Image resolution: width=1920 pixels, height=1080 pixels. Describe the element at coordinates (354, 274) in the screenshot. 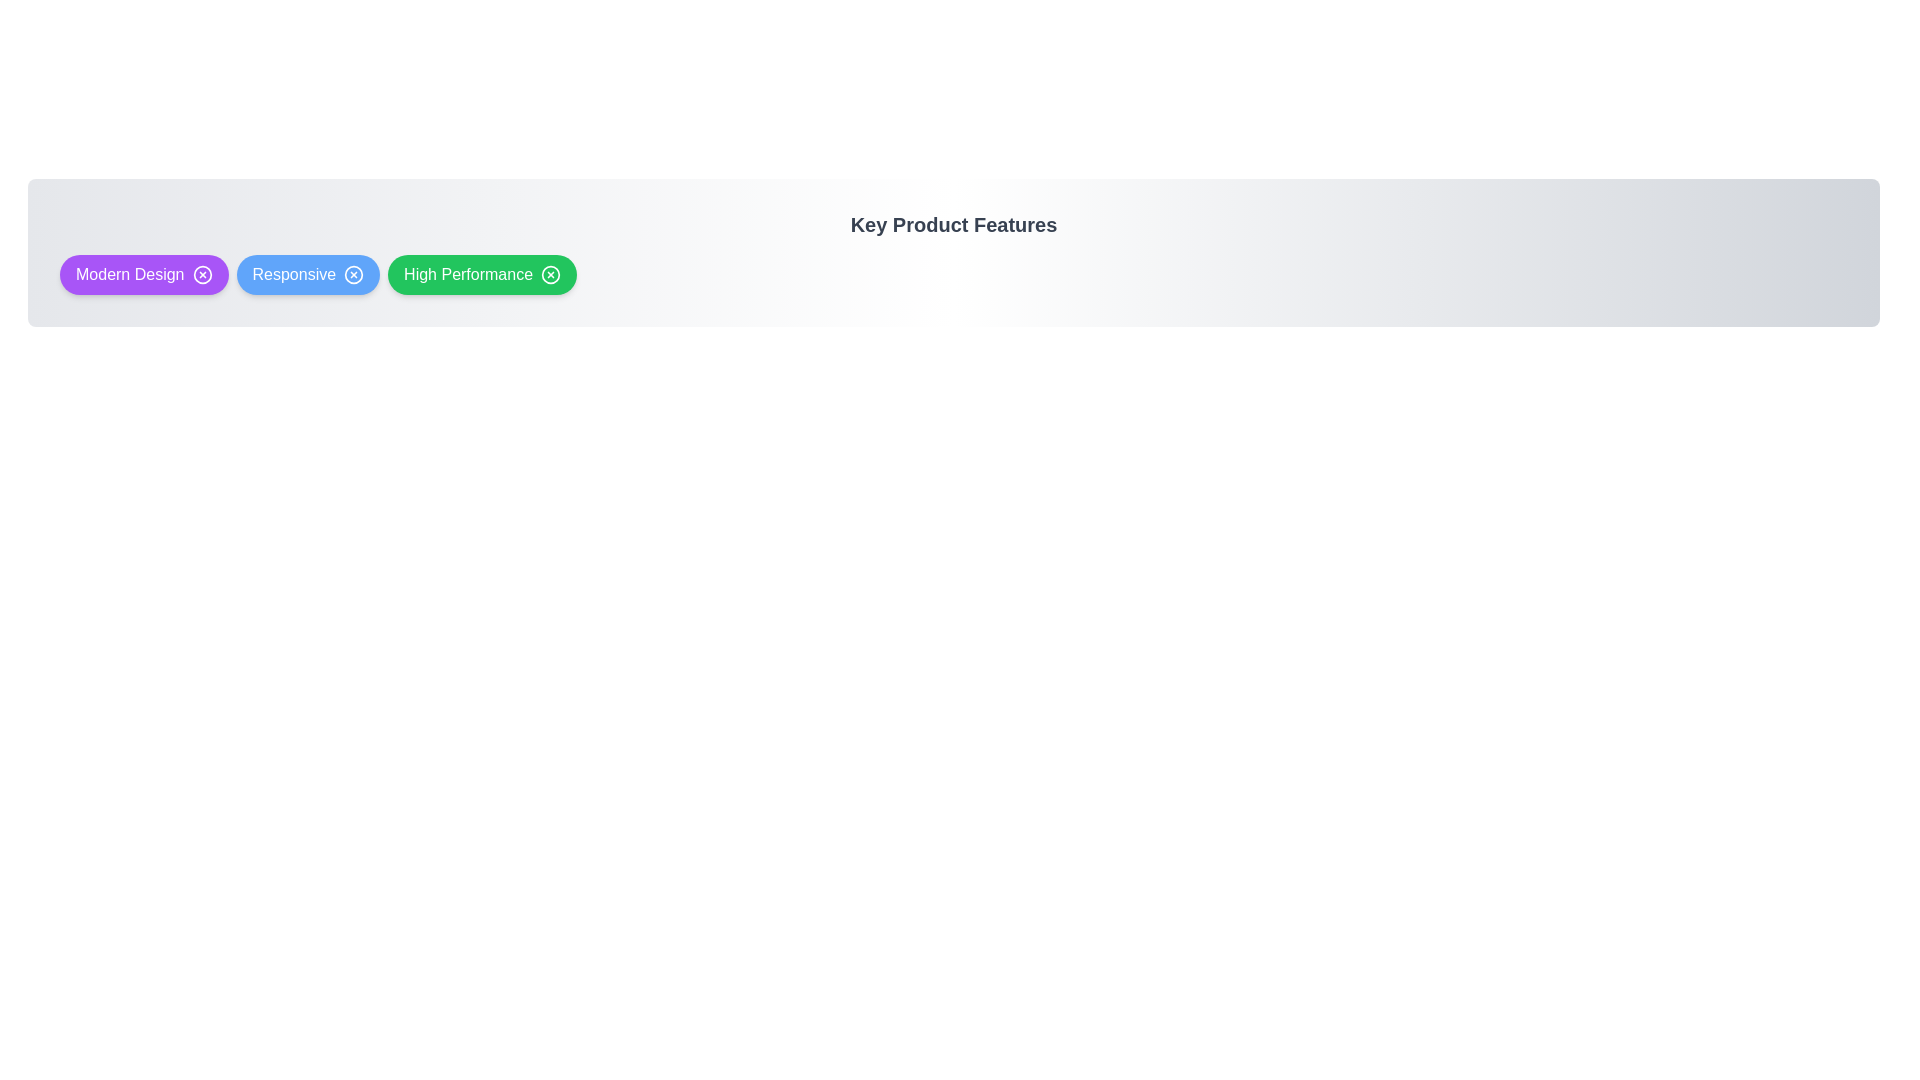

I see `remove button for the feature Responsive` at that location.